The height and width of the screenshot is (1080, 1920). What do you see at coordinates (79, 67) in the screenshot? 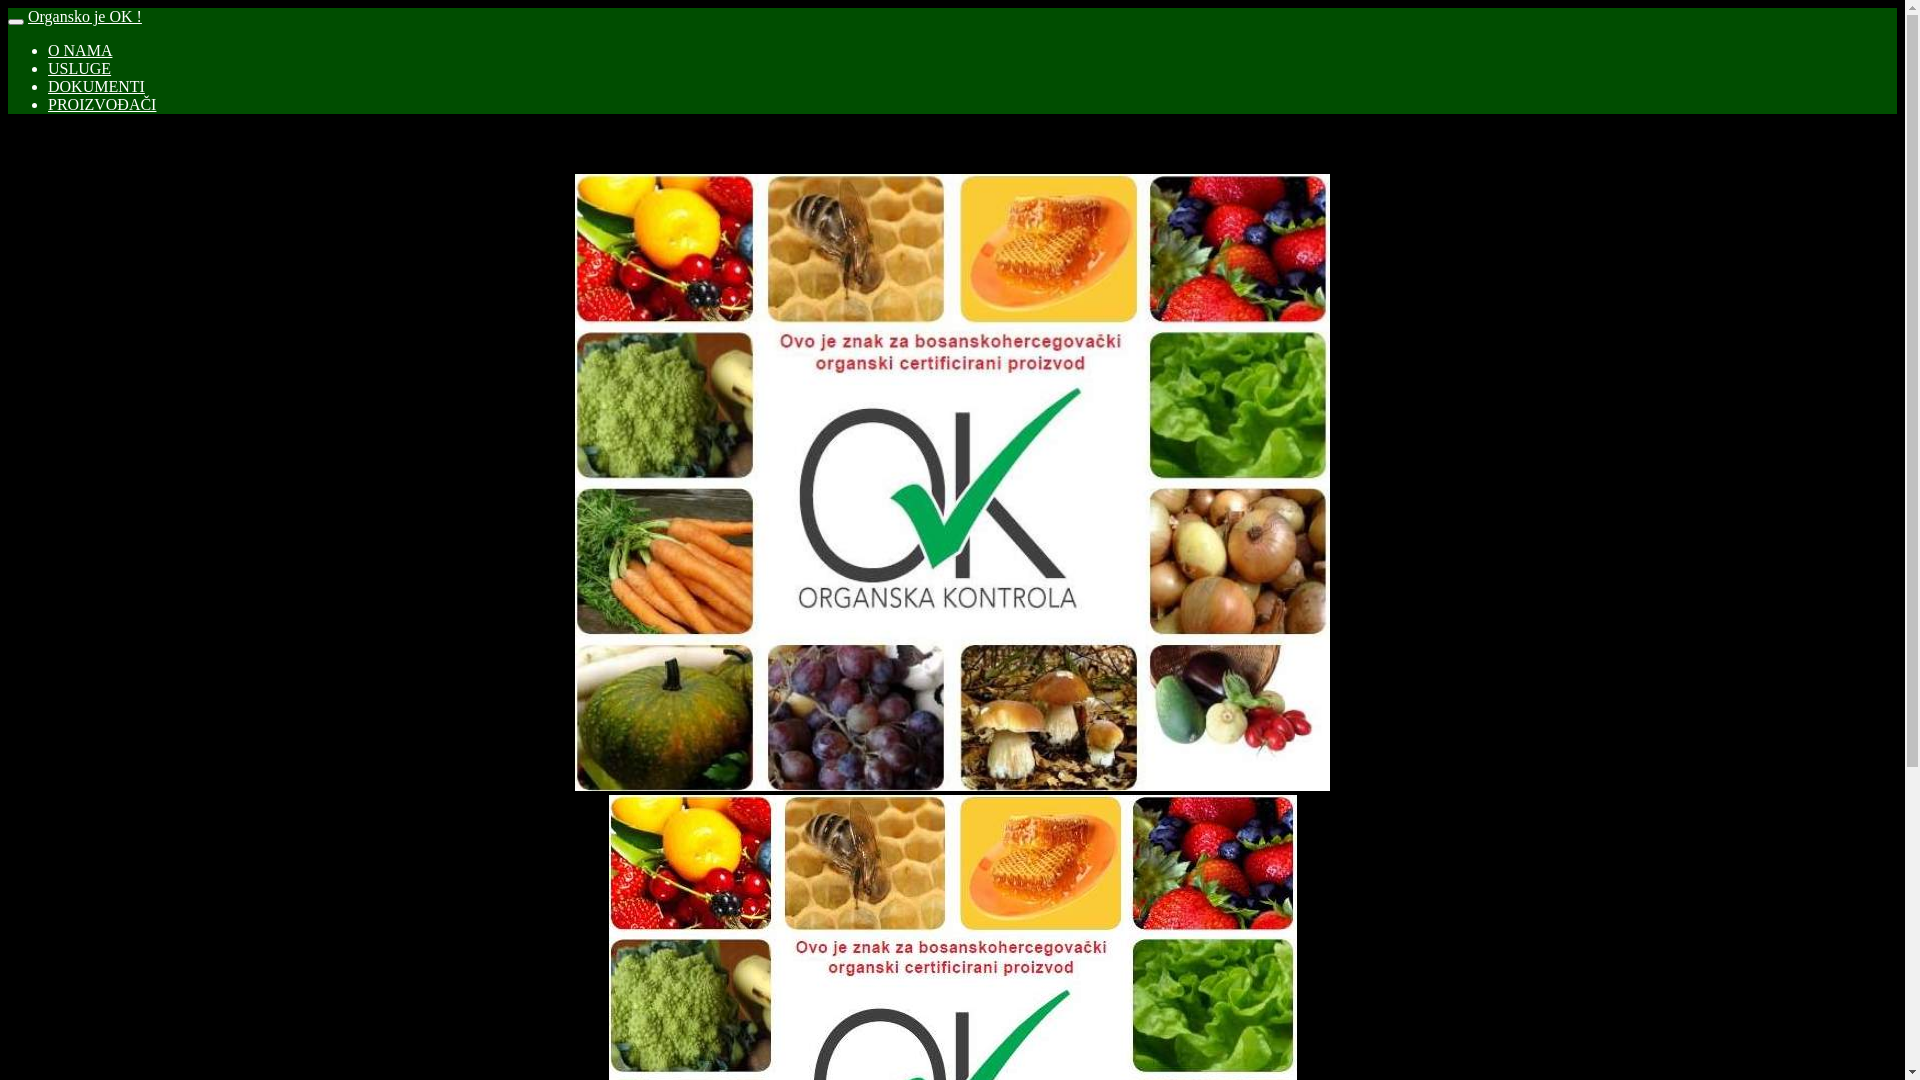
I see `'USLUGE'` at bounding box center [79, 67].